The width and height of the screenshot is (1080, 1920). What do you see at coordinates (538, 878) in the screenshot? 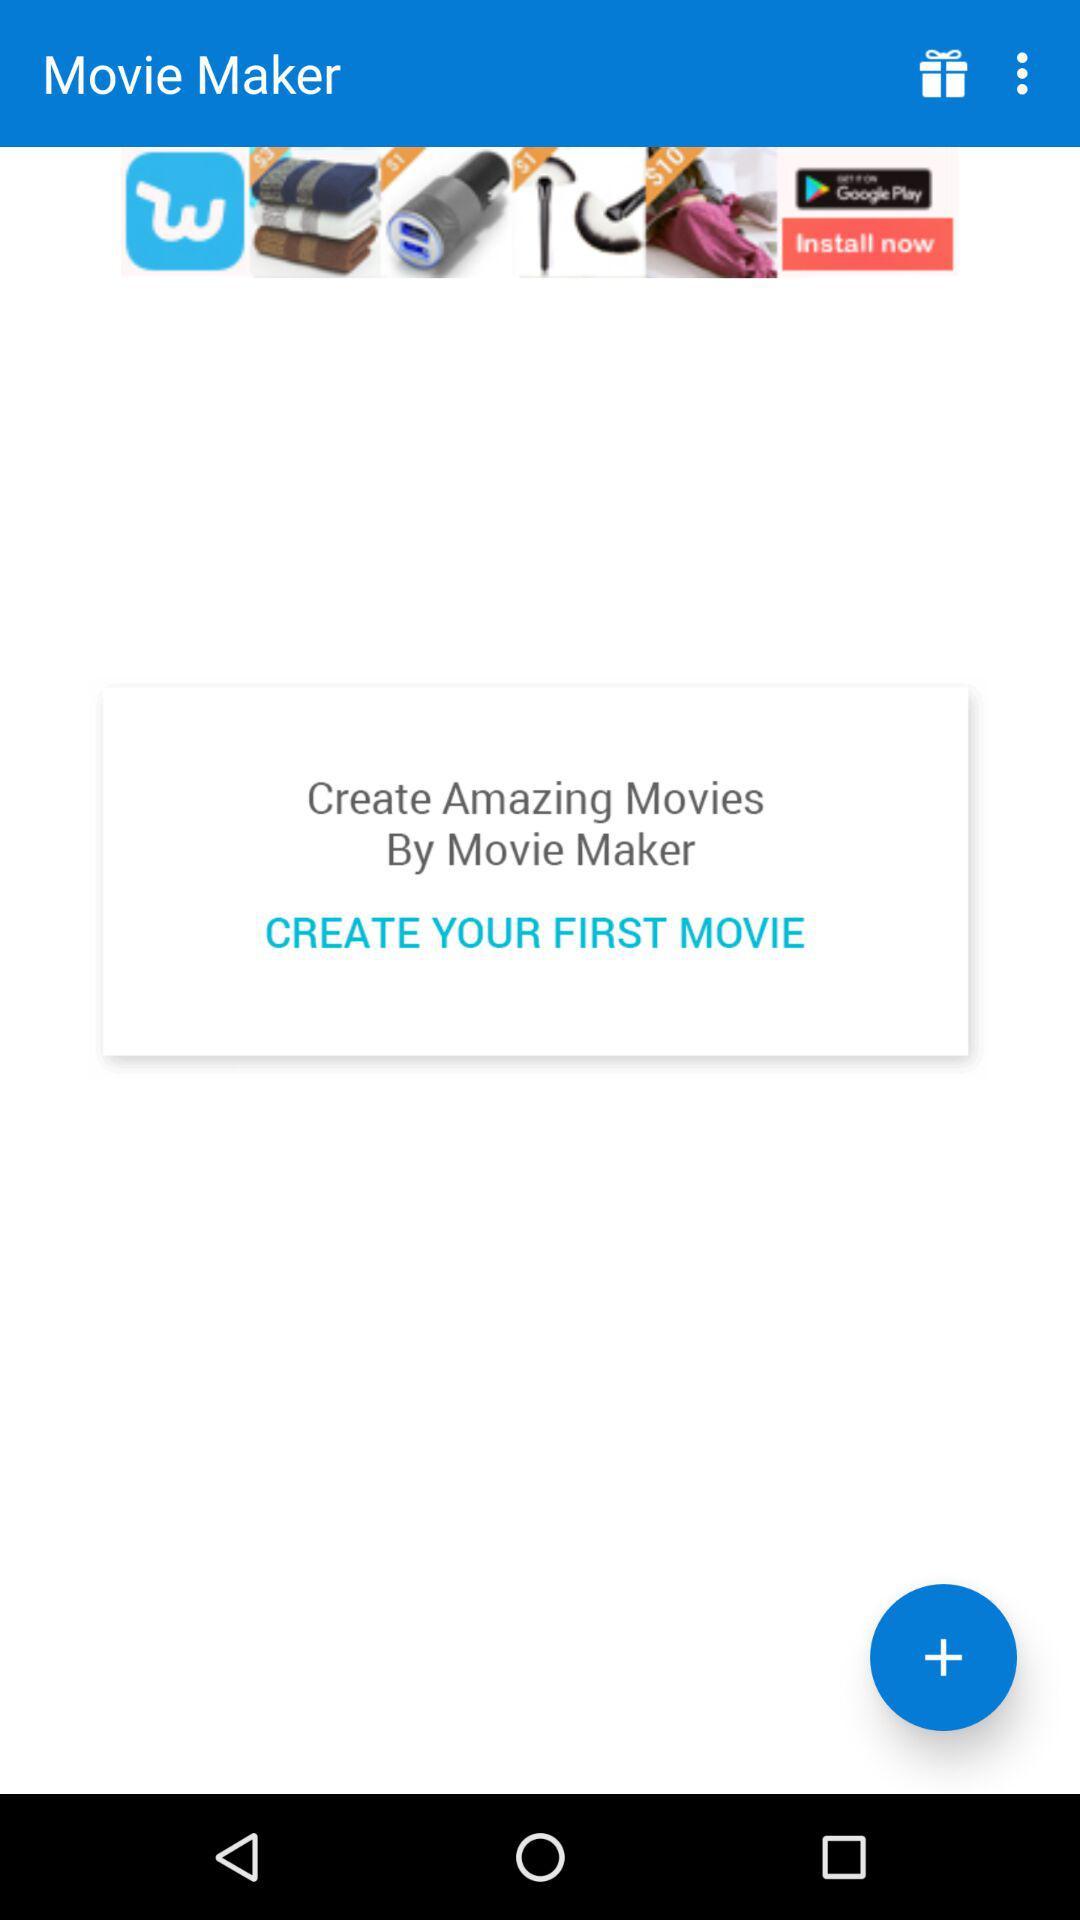
I see `advertisement` at bounding box center [538, 878].